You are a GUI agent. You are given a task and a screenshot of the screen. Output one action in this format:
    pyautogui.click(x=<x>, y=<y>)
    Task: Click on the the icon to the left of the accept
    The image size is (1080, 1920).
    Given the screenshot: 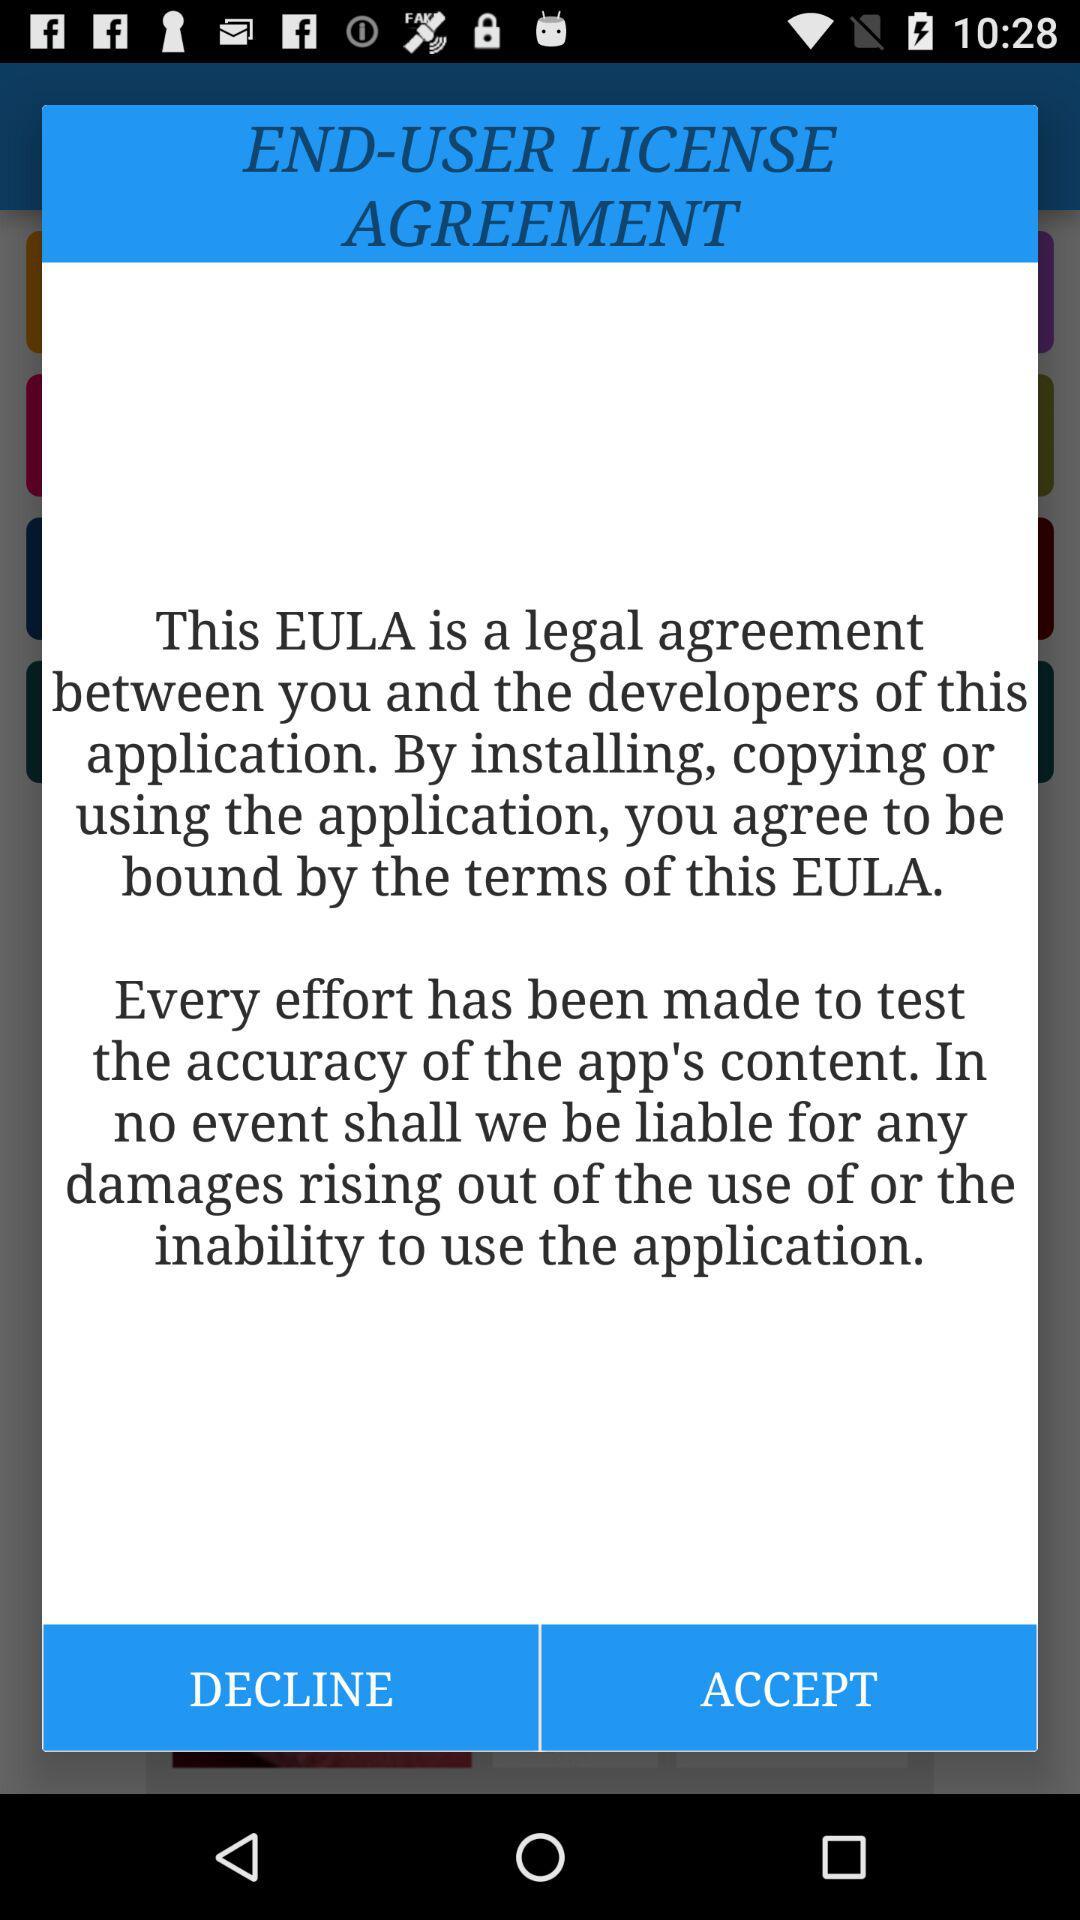 What is the action you would take?
    pyautogui.click(x=290, y=1686)
    